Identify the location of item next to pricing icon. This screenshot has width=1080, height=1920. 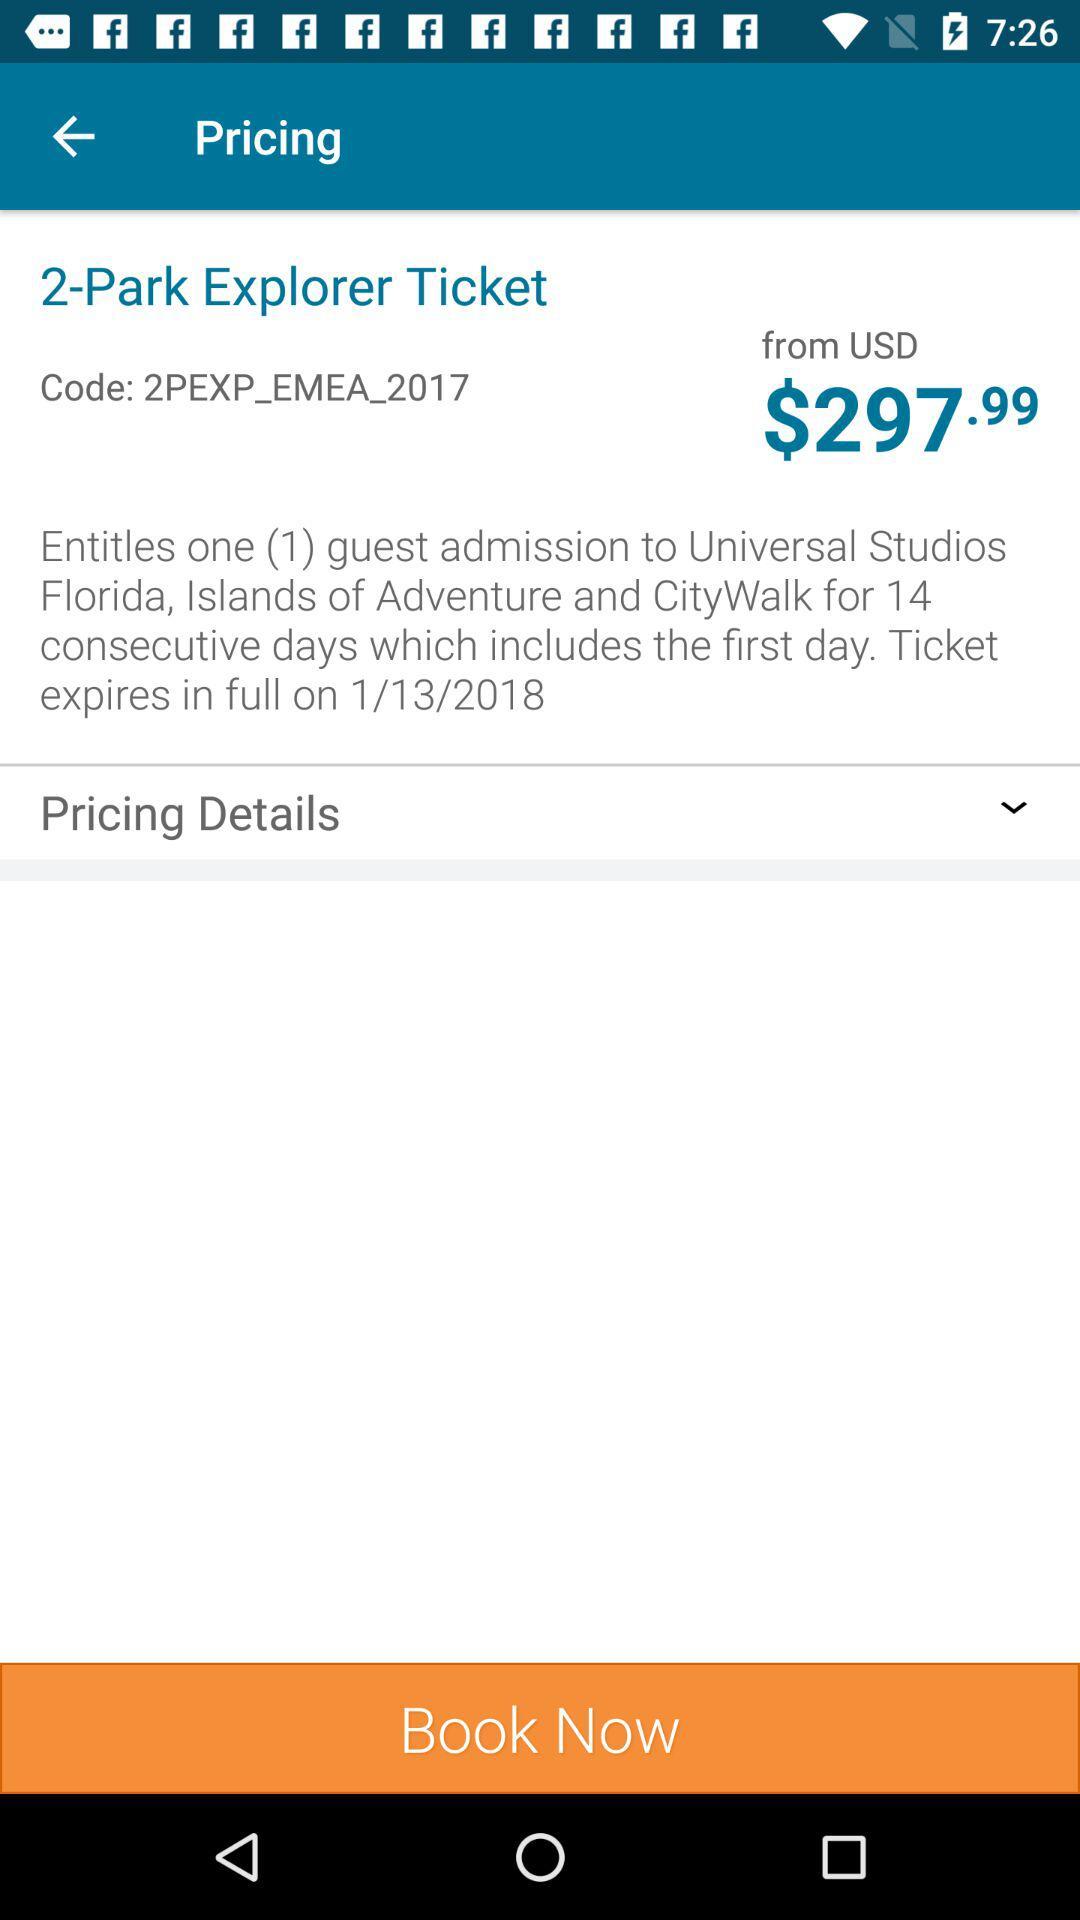
(72, 135).